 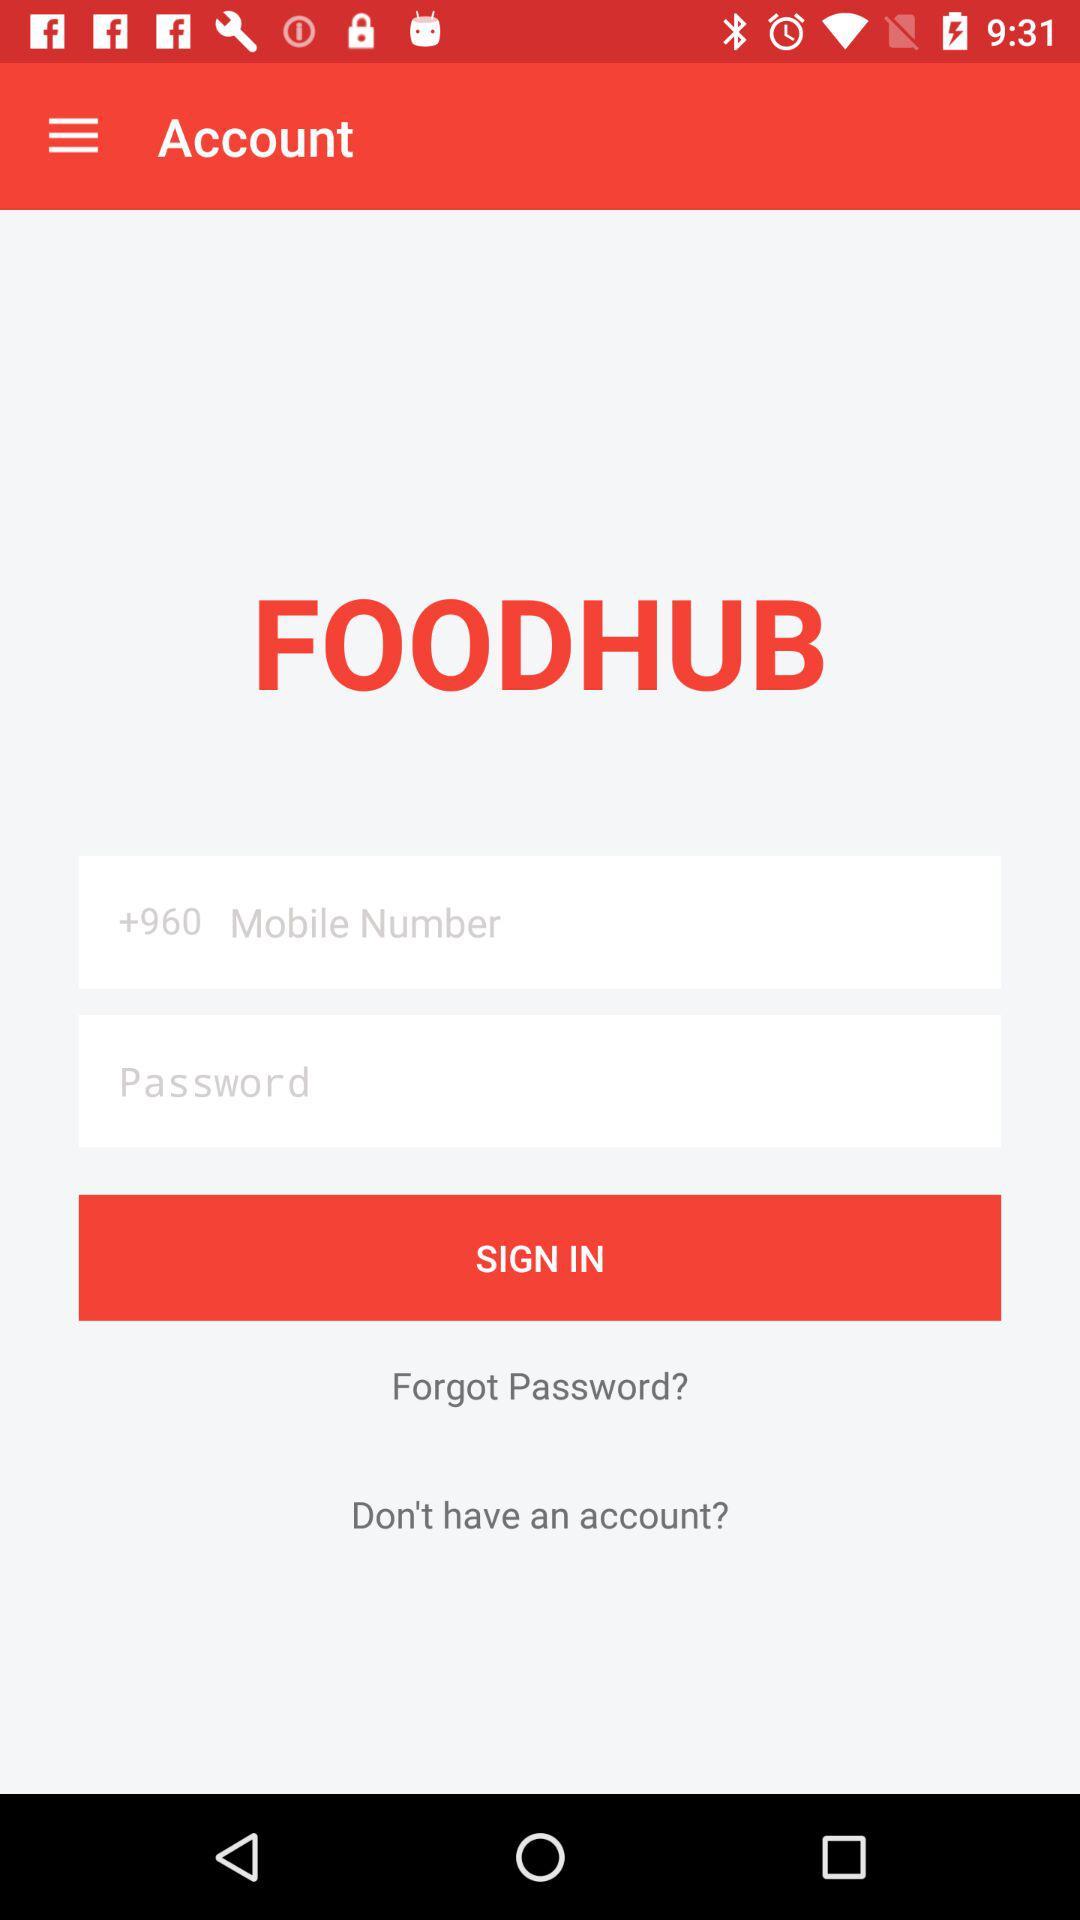 What do you see at coordinates (607, 921) in the screenshot?
I see `the icon to the right of the +960 item` at bounding box center [607, 921].